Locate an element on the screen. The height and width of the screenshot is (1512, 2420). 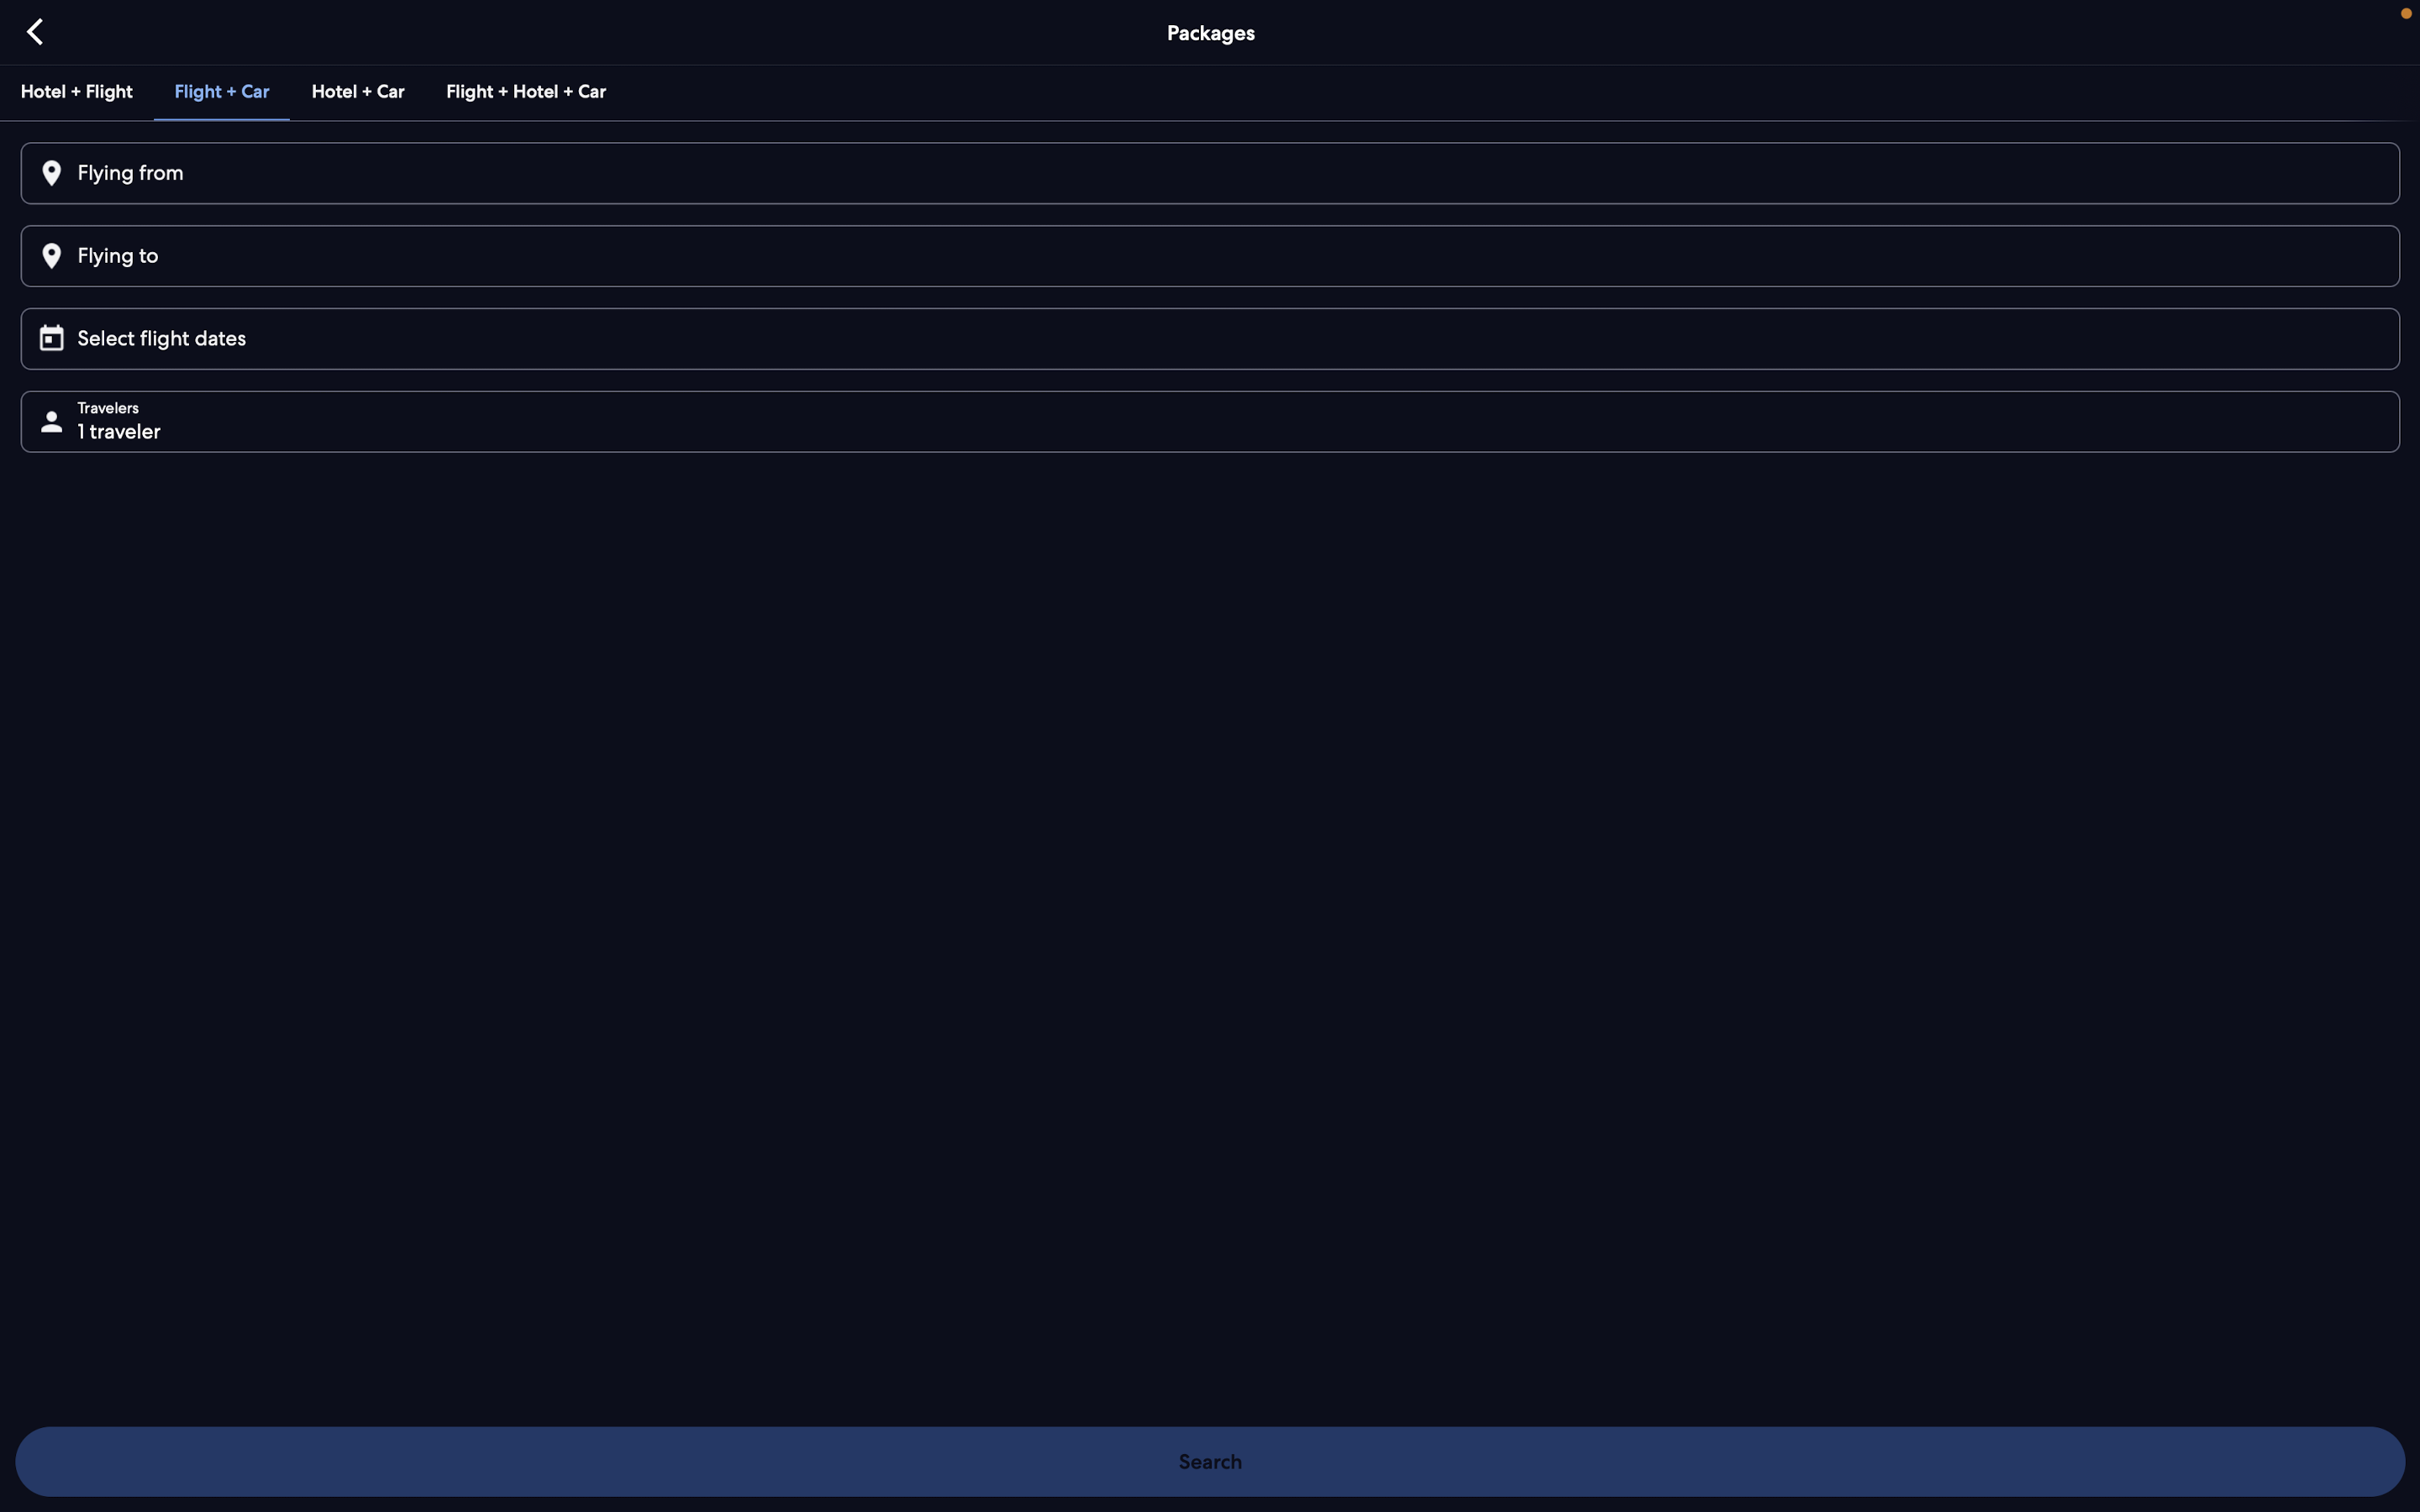
Write "Paris" in the "to" textbox and submit by pressing enter is located at coordinates (1207, 255).